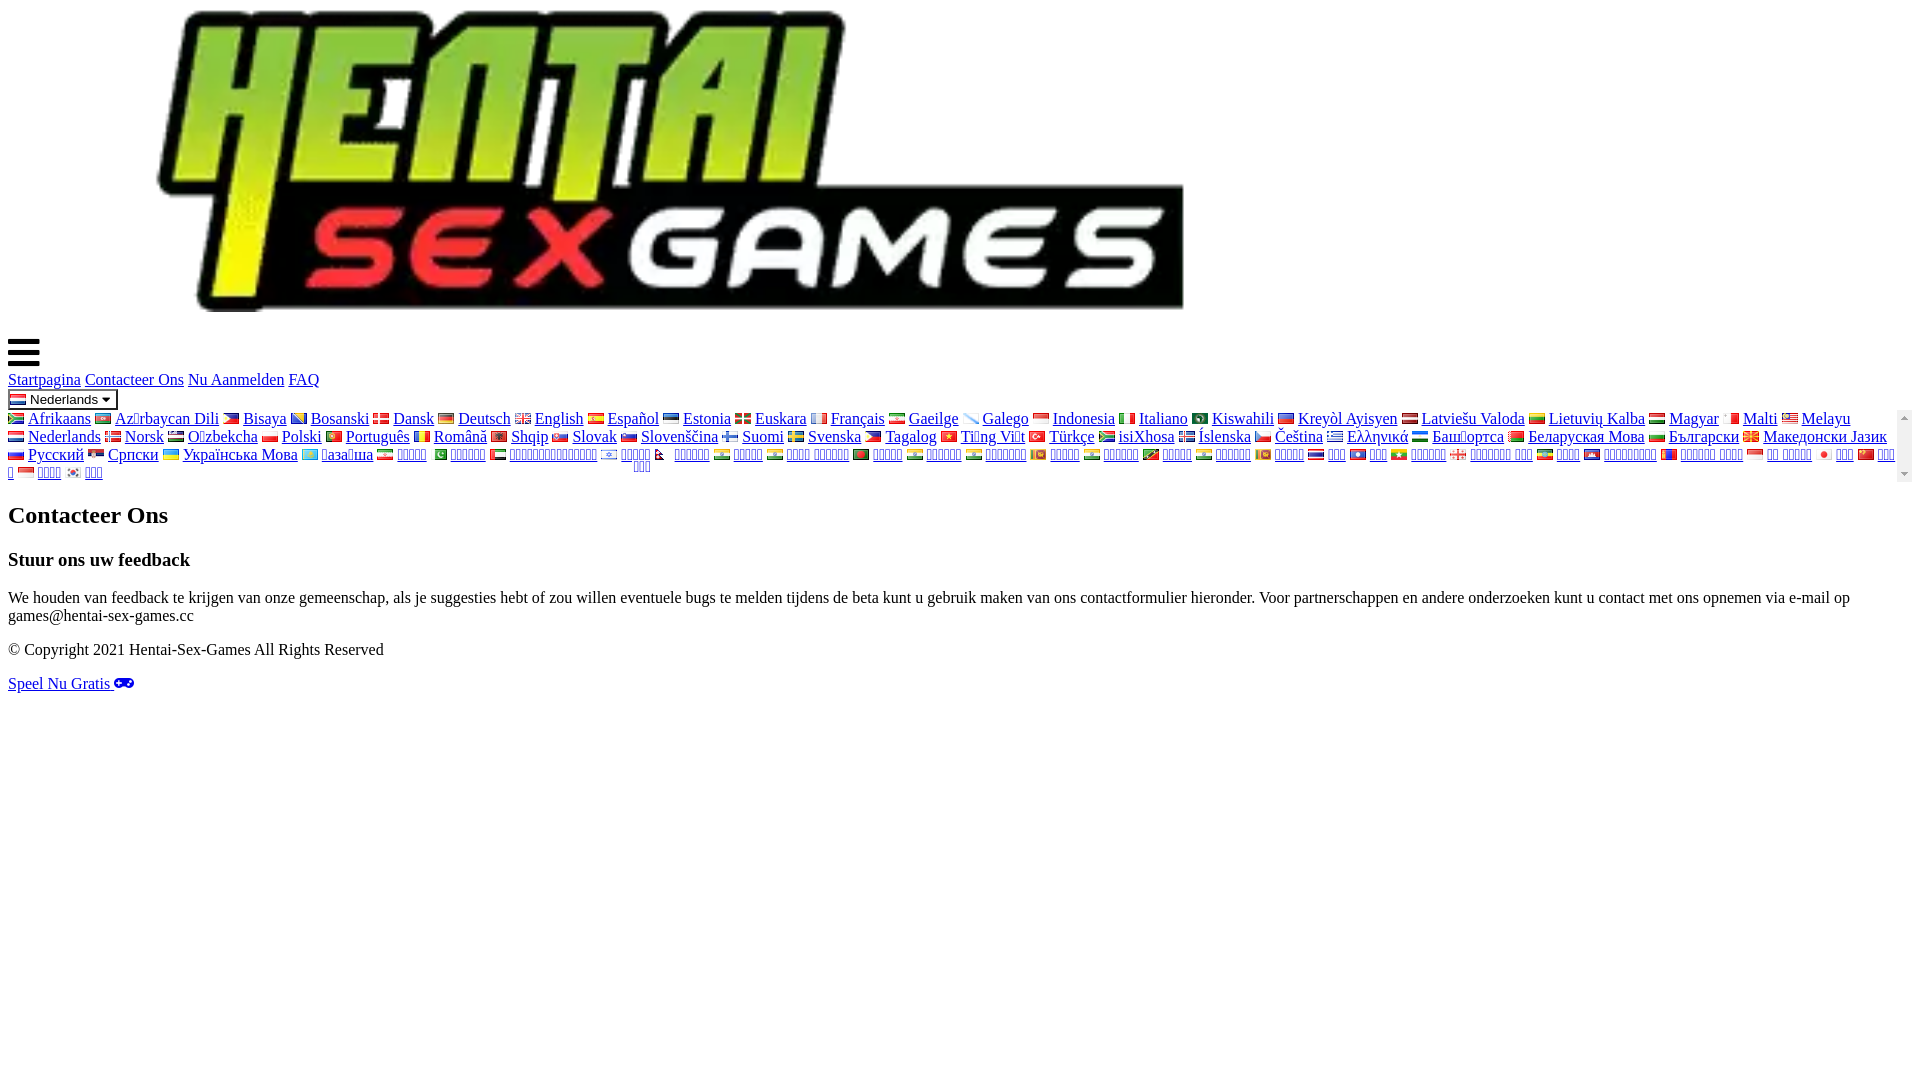 Image resolution: width=1920 pixels, height=1080 pixels. Describe the element at coordinates (922, 417) in the screenshot. I see `'Gaeilge'` at that location.